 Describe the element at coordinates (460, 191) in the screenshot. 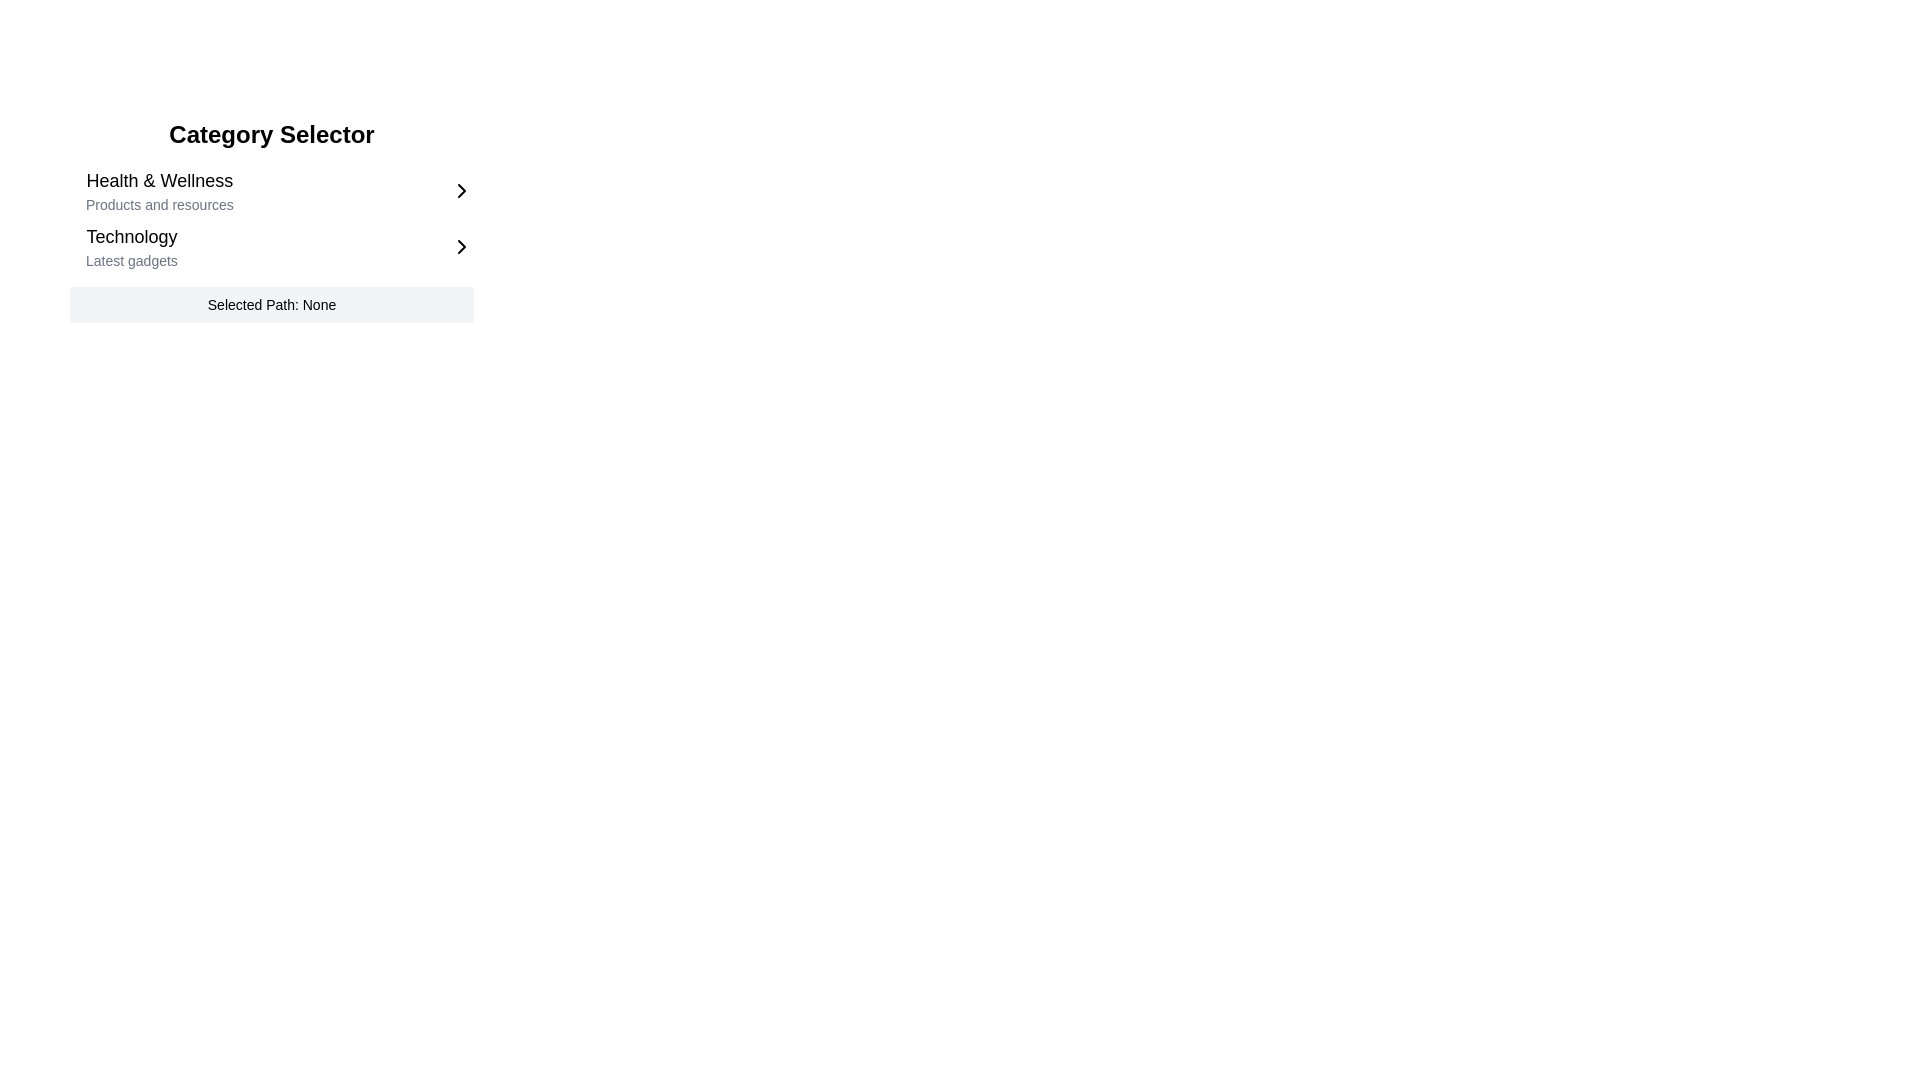

I see `the Chevron Icon, a right-pointing arrow located to the right of the 'Health & Wellness' text` at that location.